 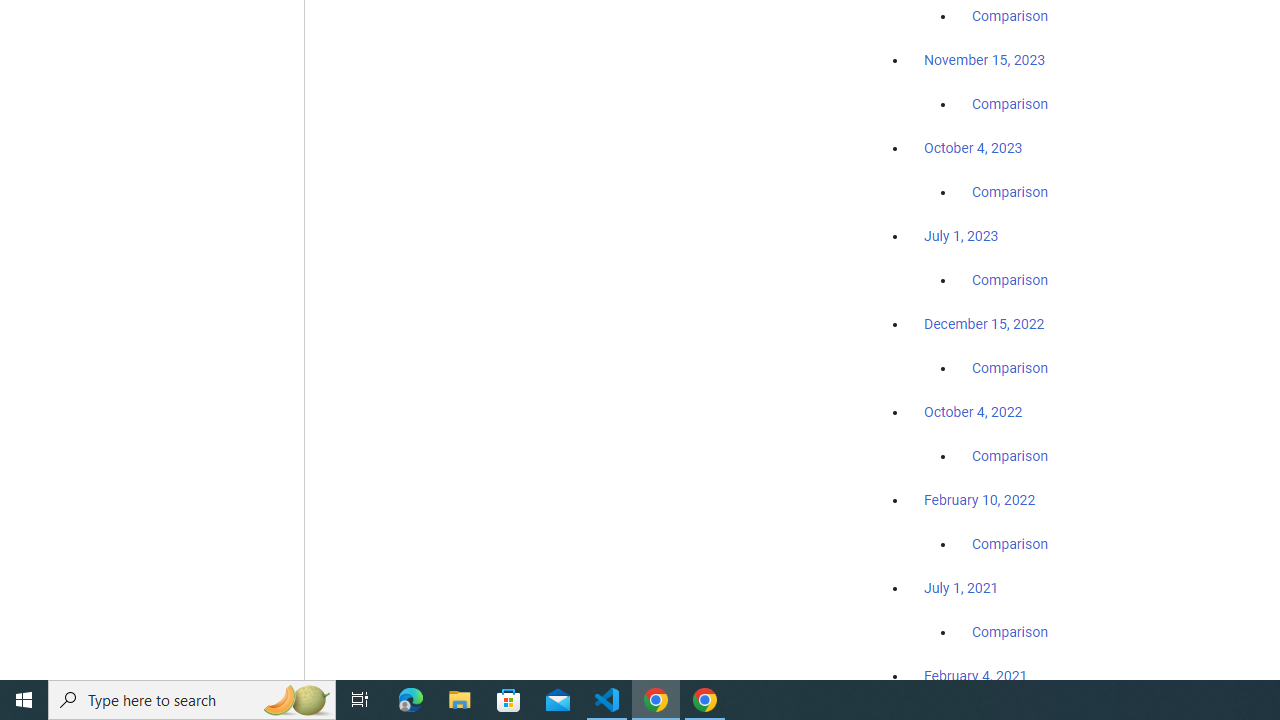 I want to click on 'December 15, 2022', so click(x=984, y=323).